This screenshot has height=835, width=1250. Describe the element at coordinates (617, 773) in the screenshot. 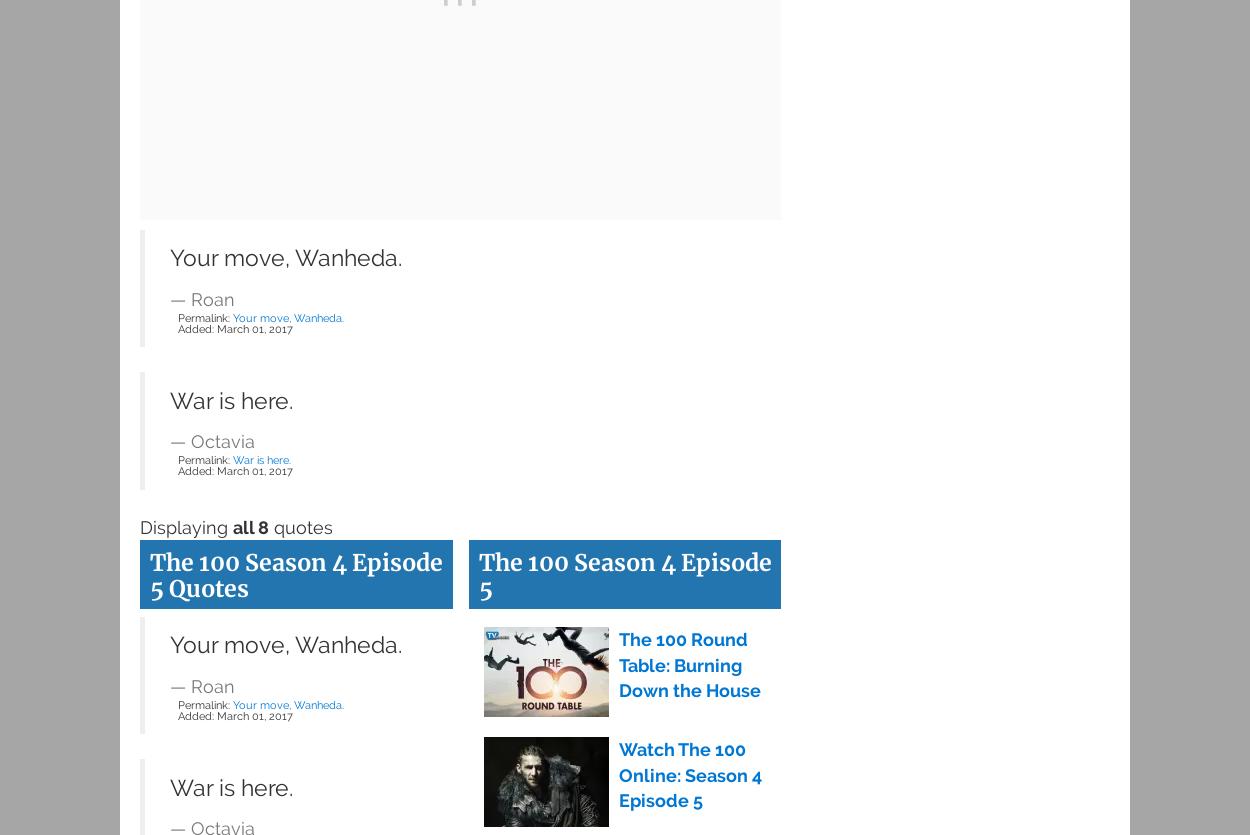

I see `'Watch The 100 Online: Season 4 Episode 5'` at that location.